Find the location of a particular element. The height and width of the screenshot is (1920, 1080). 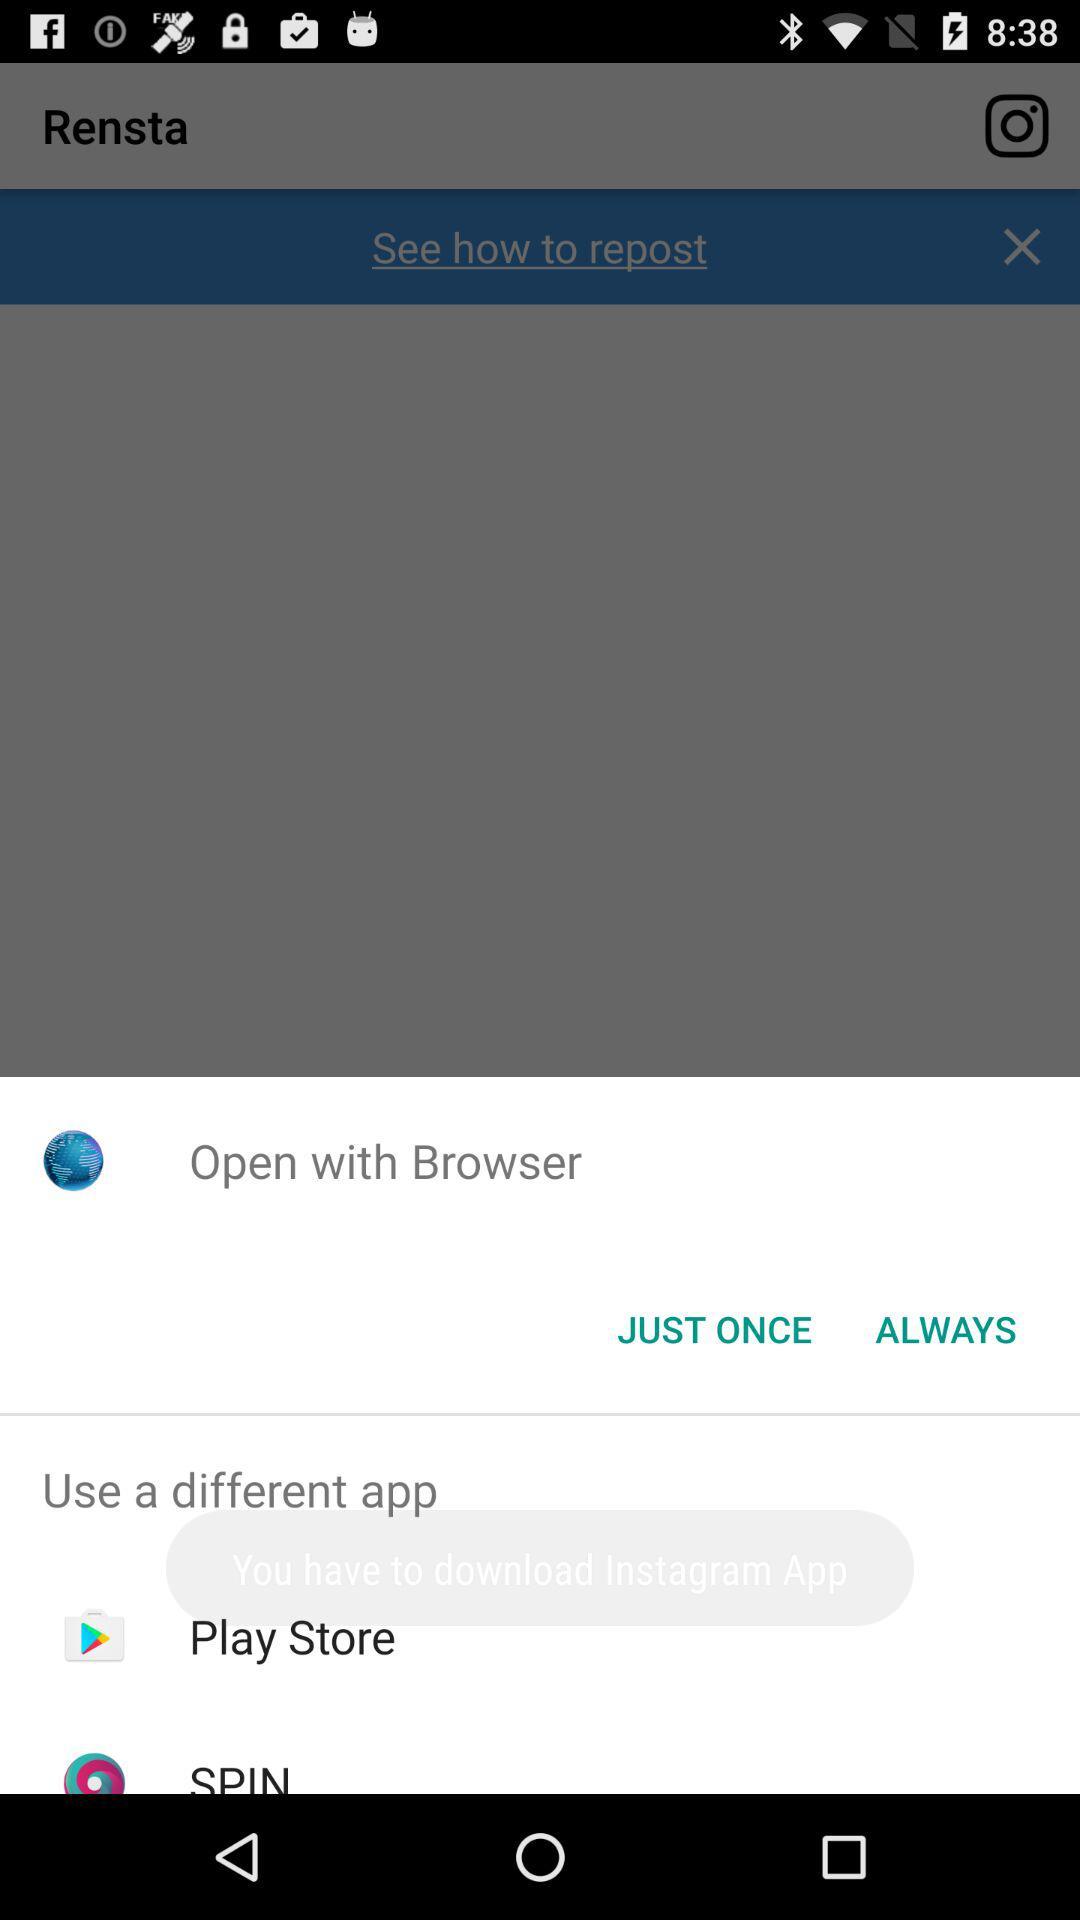

always at the bottom right corner is located at coordinates (945, 1329).